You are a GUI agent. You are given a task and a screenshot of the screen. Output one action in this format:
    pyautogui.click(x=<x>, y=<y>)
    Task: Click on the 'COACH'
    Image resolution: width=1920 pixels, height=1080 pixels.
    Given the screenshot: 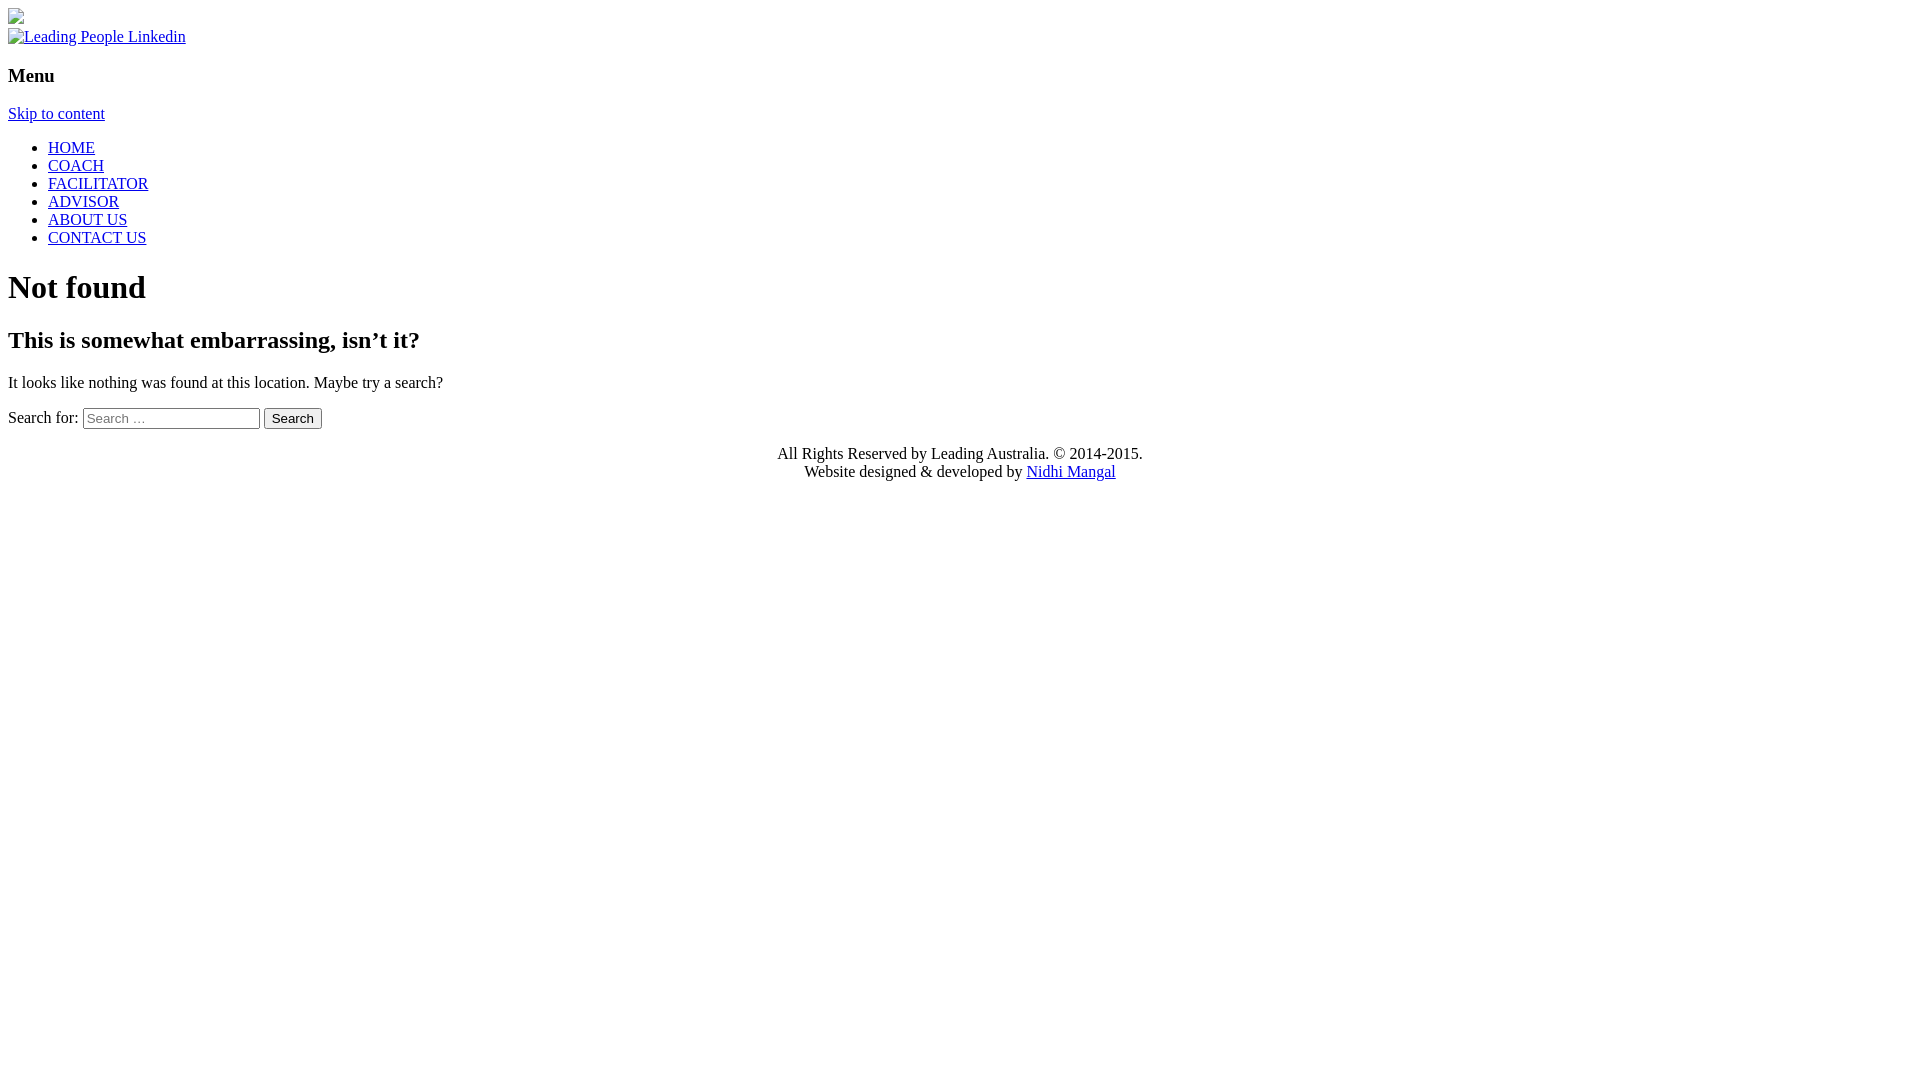 What is the action you would take?
    pyautogui.click(x=76, y=164)
    